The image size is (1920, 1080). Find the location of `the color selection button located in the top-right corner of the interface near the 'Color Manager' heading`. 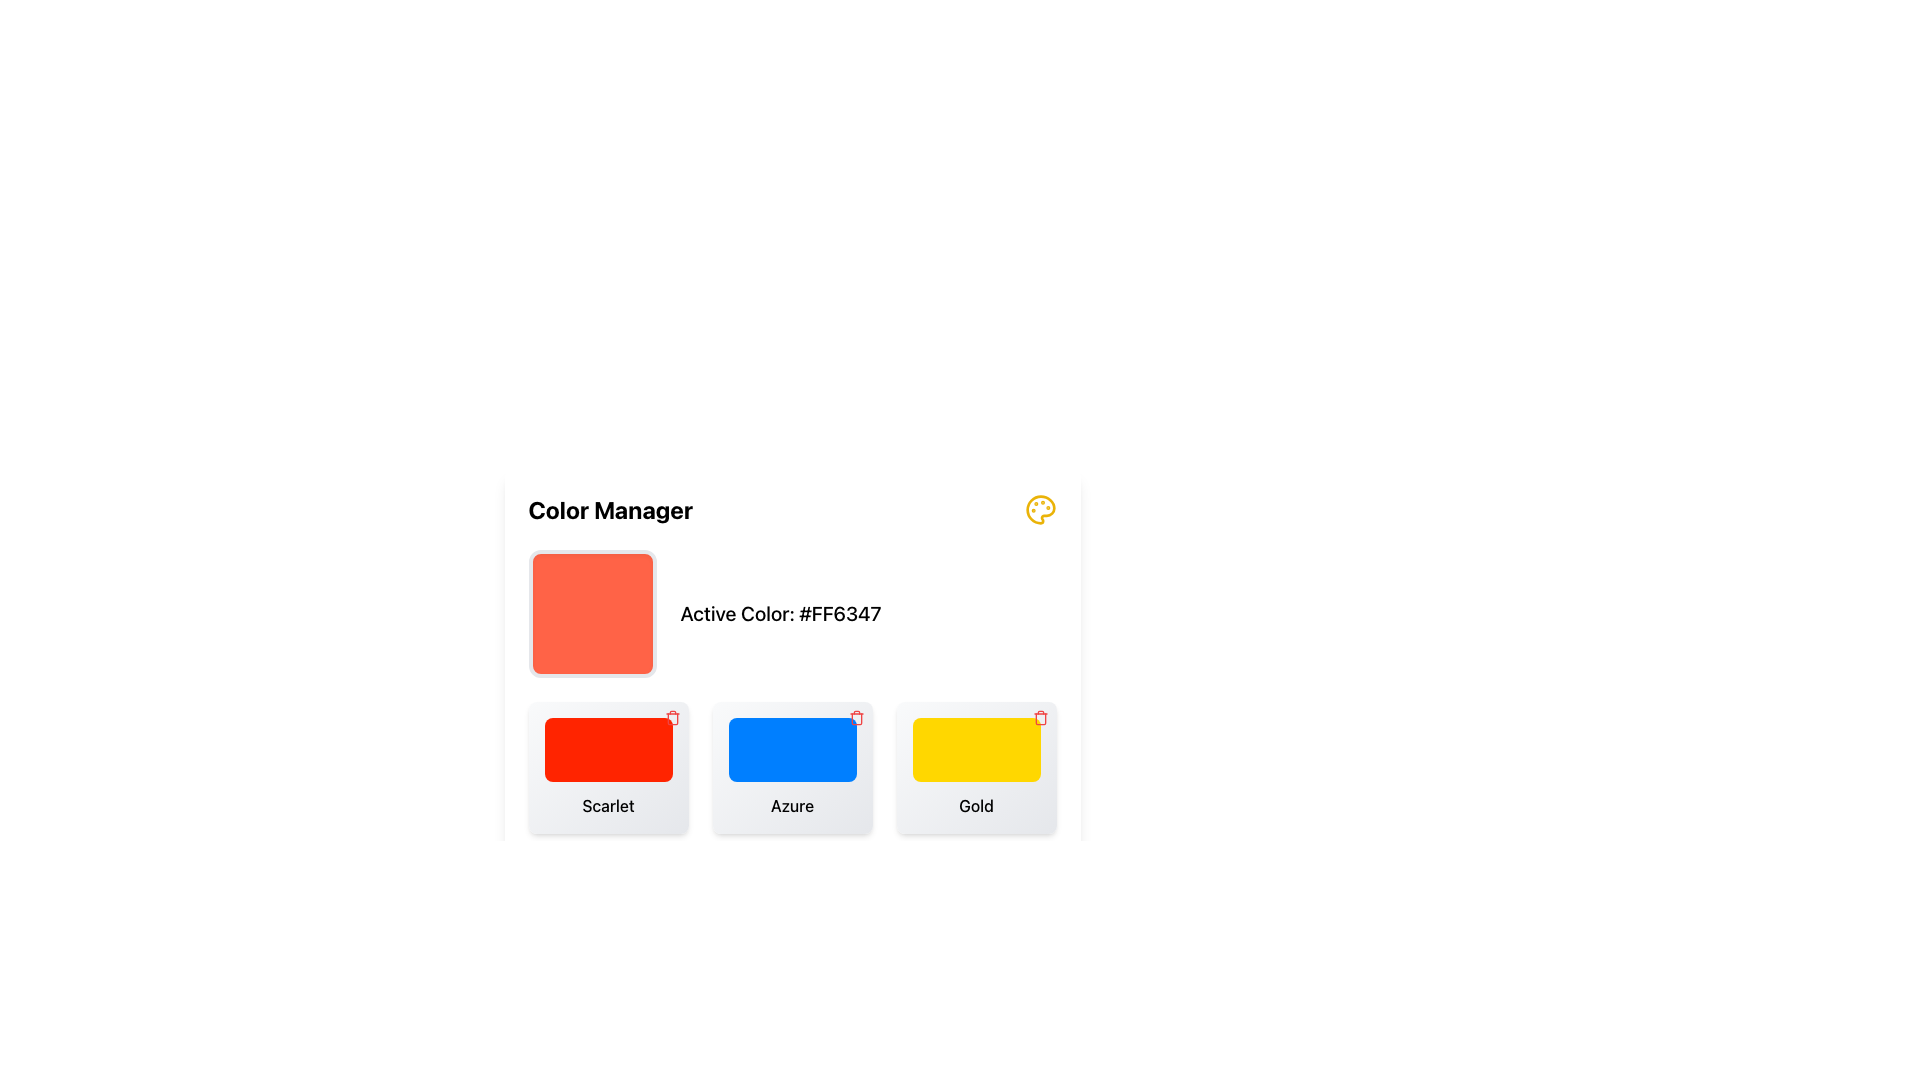

the color selection button located in the top-right corner of the interface near the 'Color Manager' heading is located at coordinates (1040, 508).